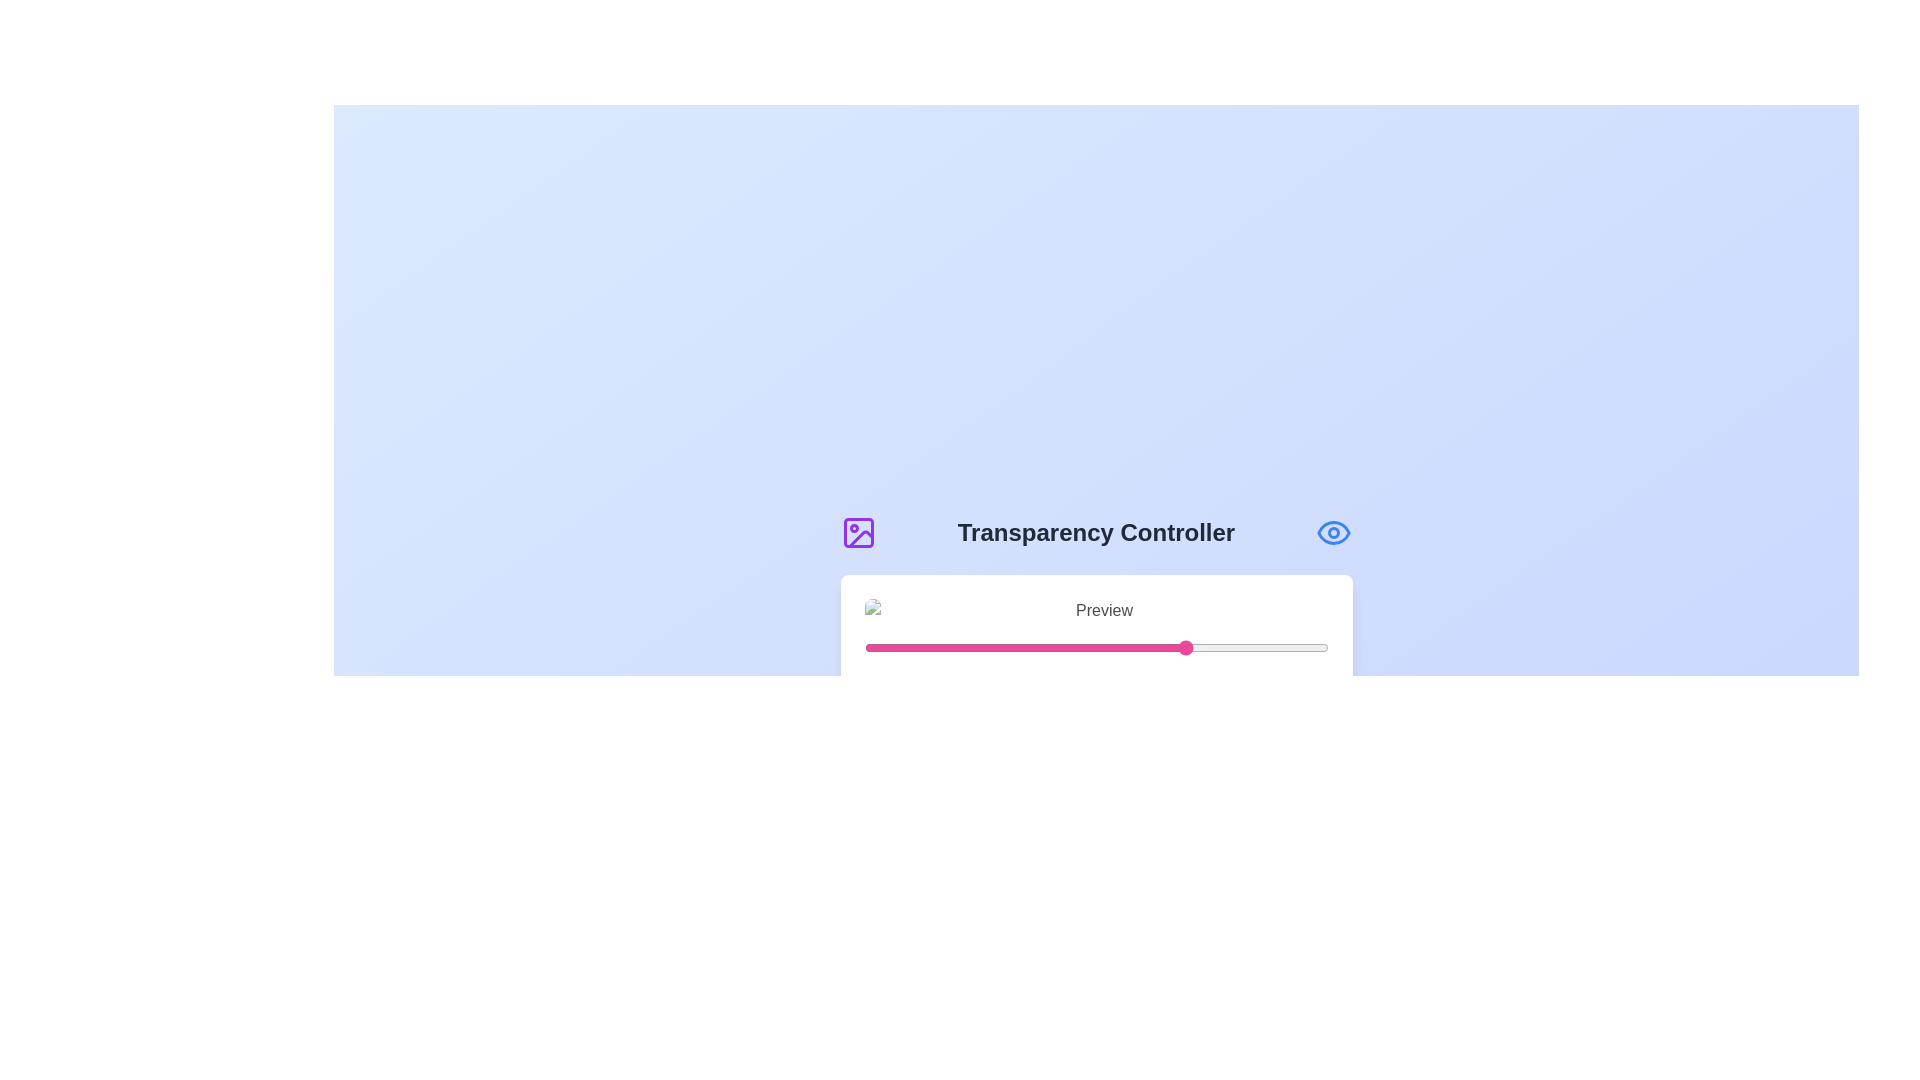 Image resolution: width=1920 pixels, height=1080 pixels. What do you see at coordinates (1156, 648) in the screenshot?
I see `the transparency slider to 63%` at bounding box center [1156, 648].